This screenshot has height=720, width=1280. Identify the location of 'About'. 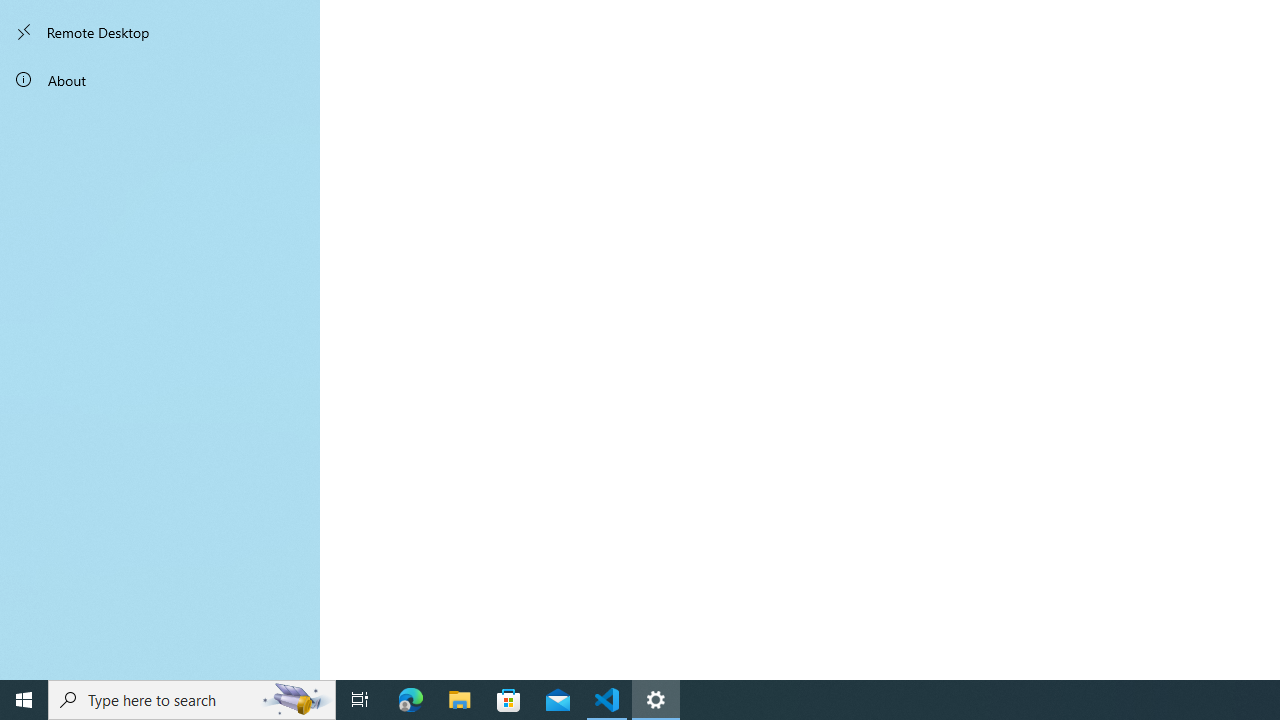
(160, 78).